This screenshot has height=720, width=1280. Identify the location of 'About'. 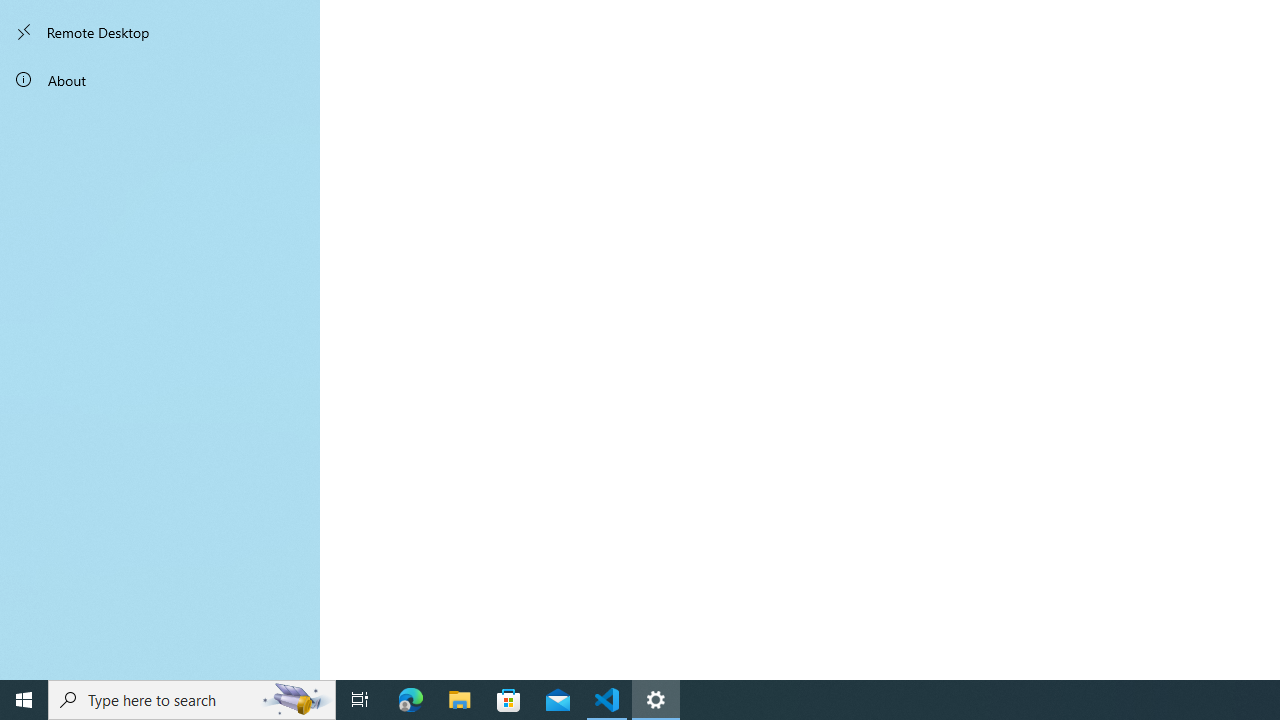
(160, 78).